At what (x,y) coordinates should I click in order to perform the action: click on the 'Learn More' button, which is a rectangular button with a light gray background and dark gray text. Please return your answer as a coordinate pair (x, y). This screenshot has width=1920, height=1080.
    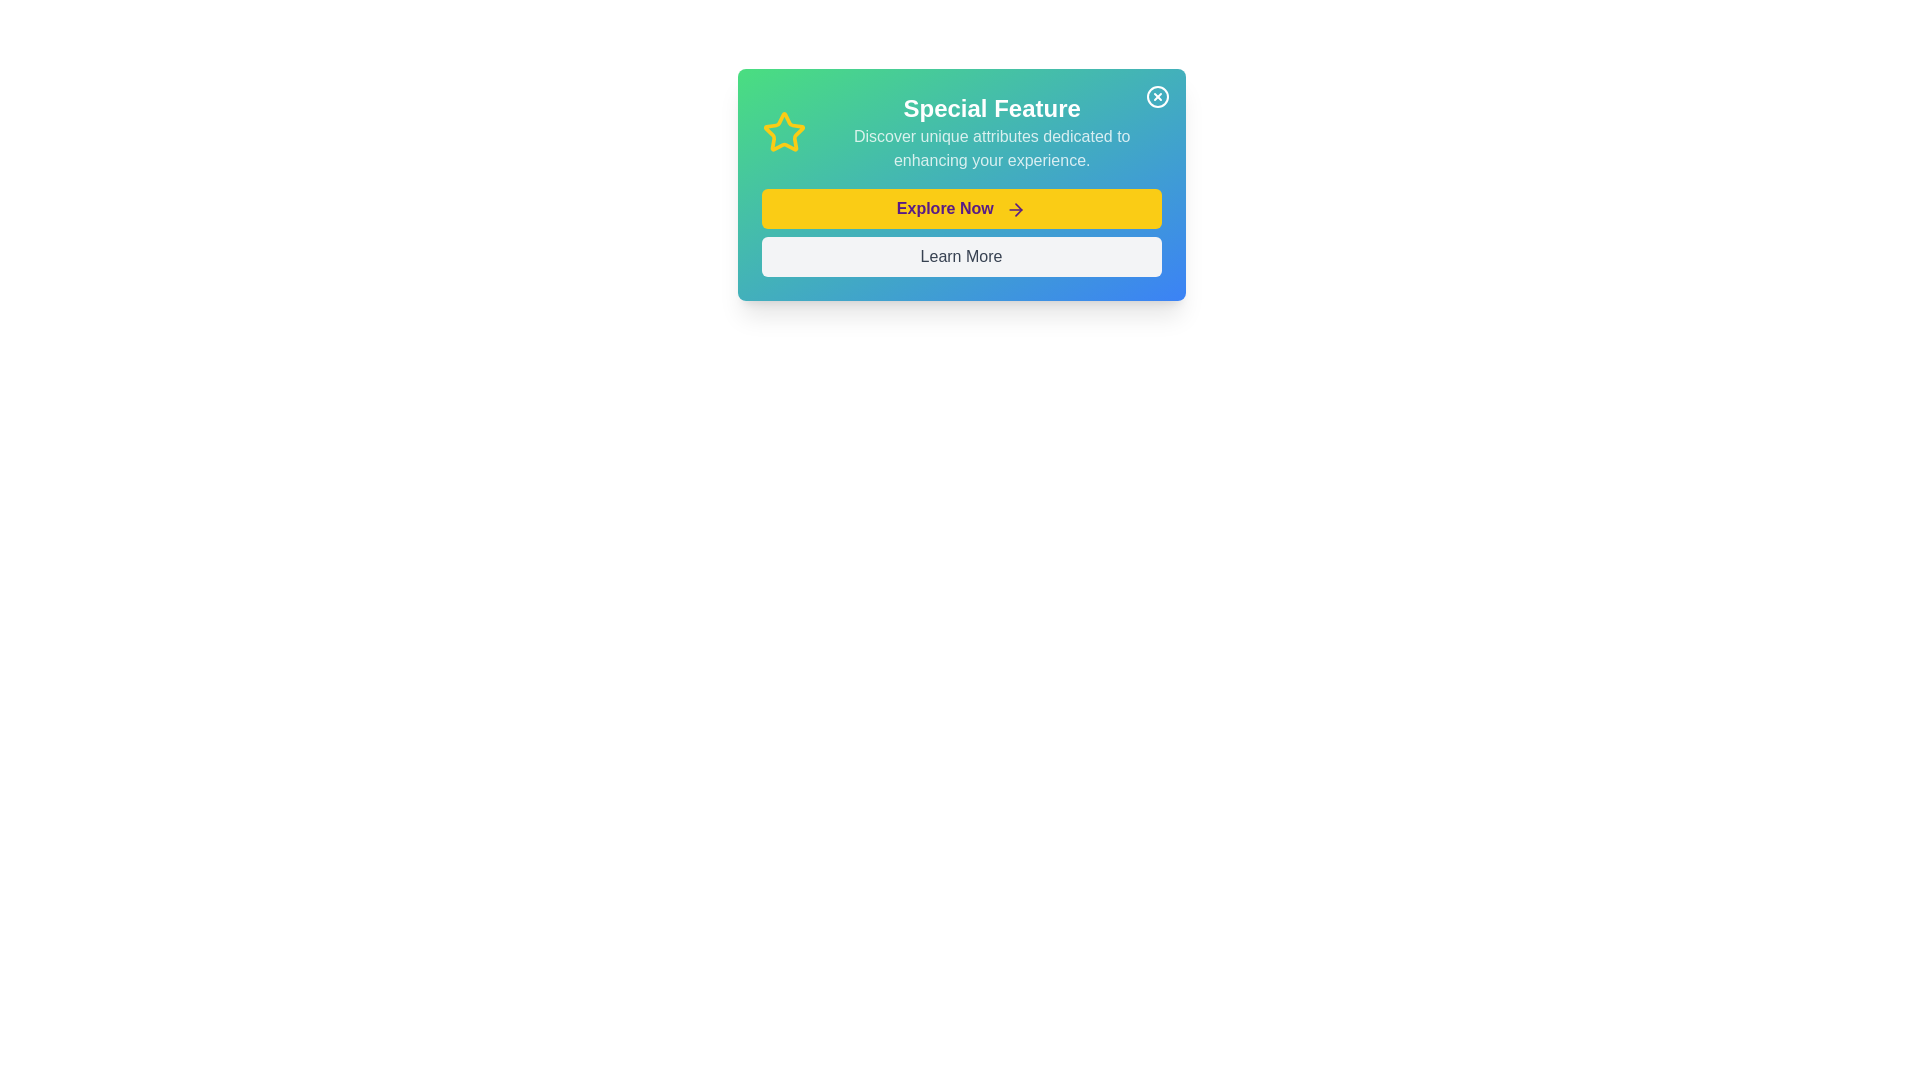
    Looking at the image, I should click on (961, 256).